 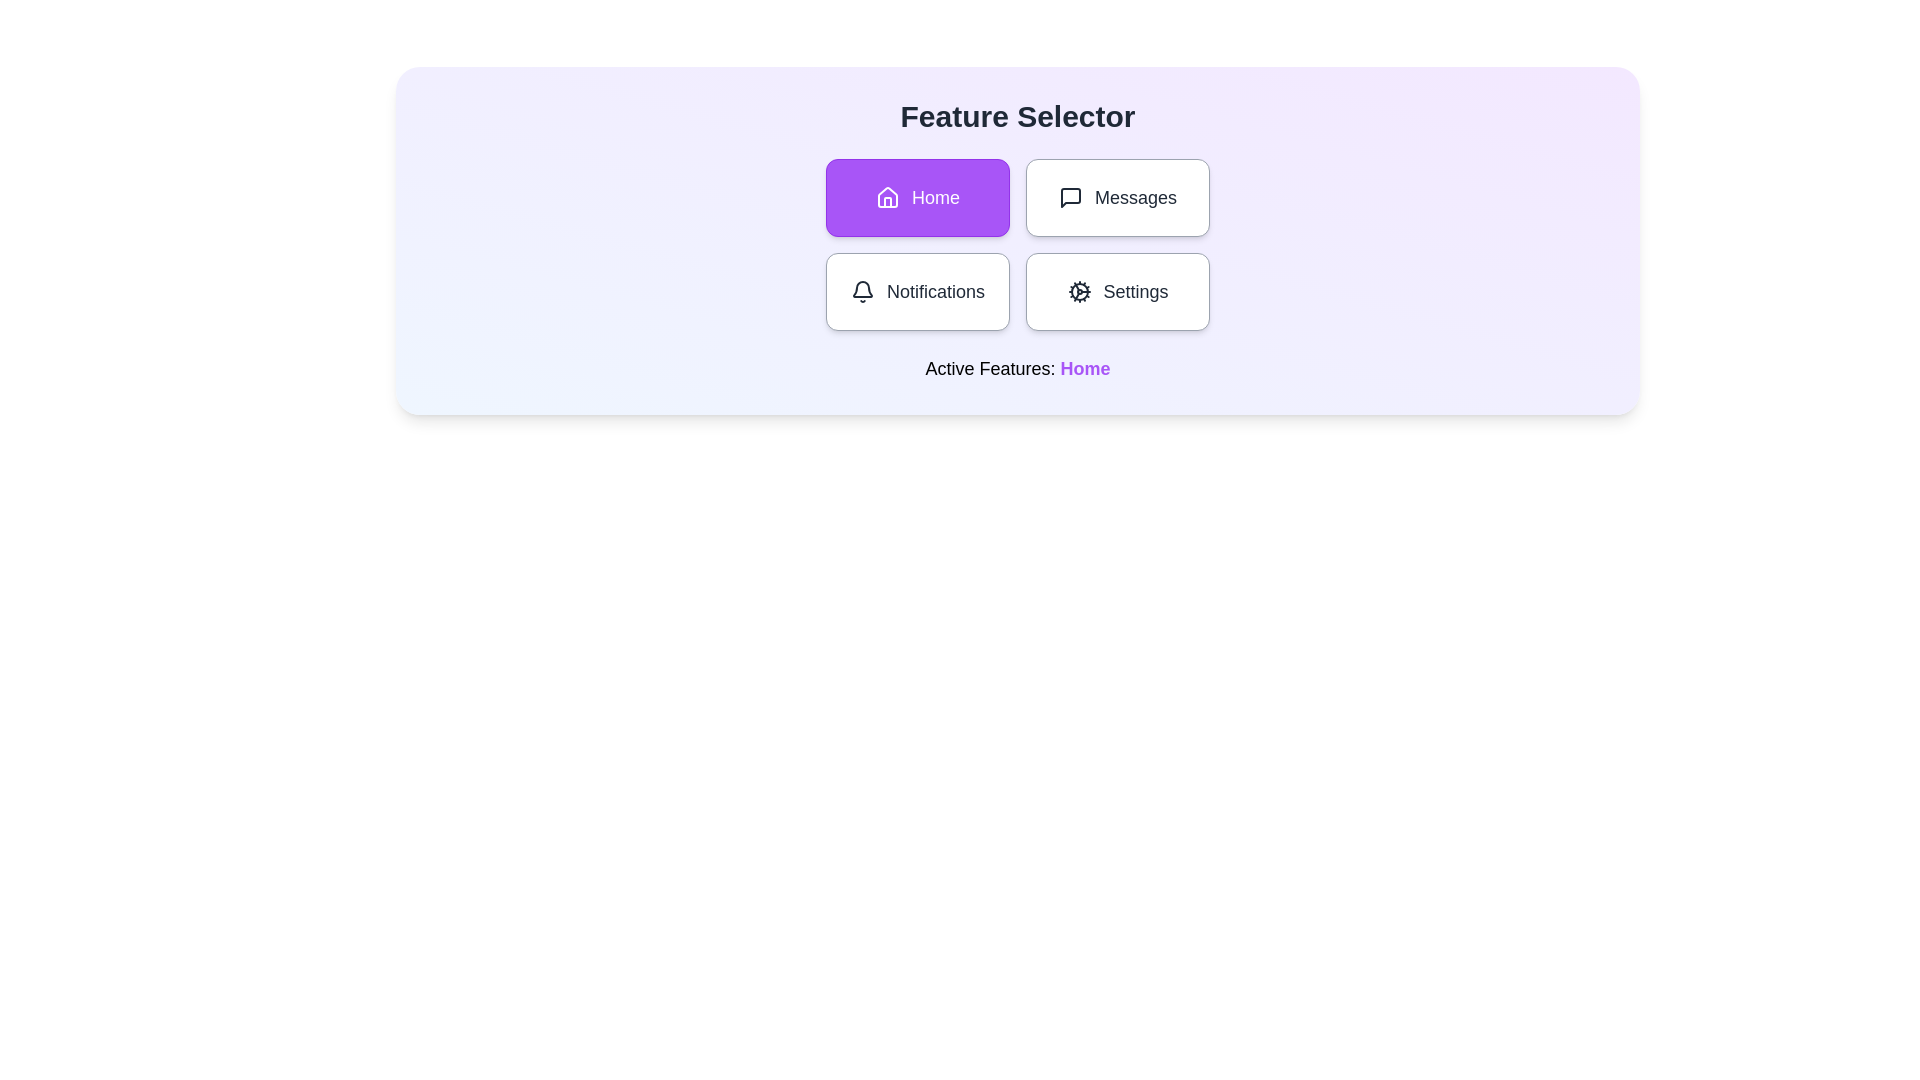 I want to click on the house icon within the active 'Home' button, so click(x=887, y=197).